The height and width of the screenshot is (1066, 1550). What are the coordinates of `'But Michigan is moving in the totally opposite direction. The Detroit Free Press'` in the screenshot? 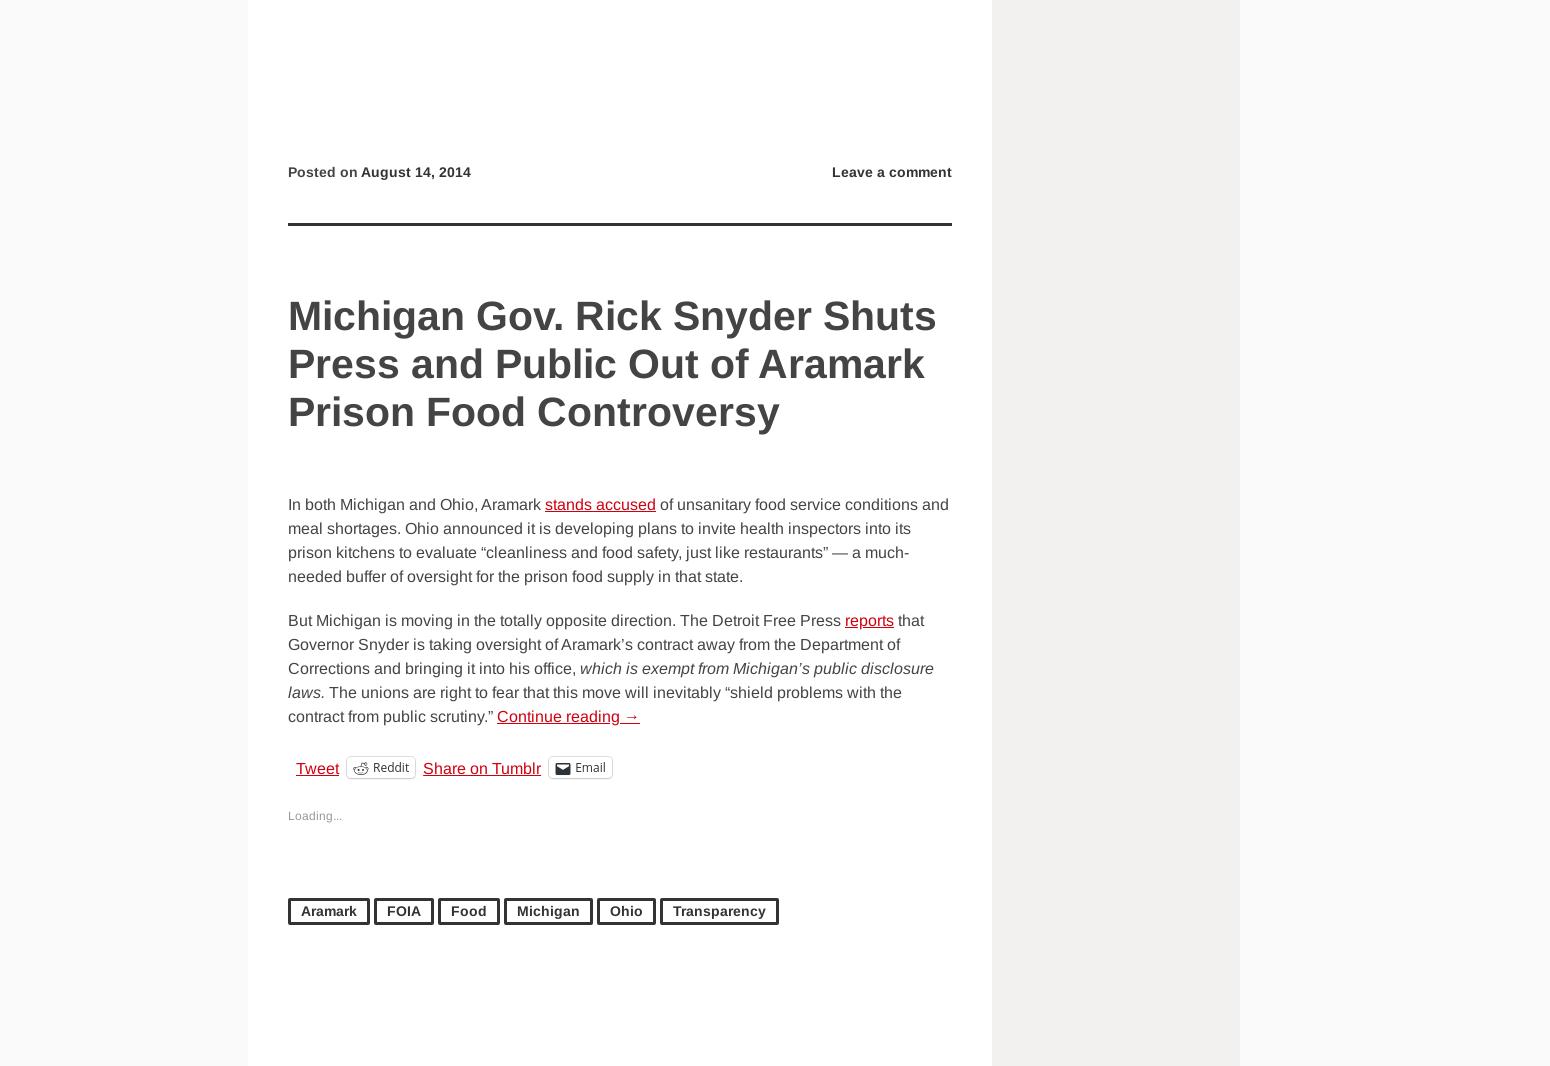 It's located at (287, 619).